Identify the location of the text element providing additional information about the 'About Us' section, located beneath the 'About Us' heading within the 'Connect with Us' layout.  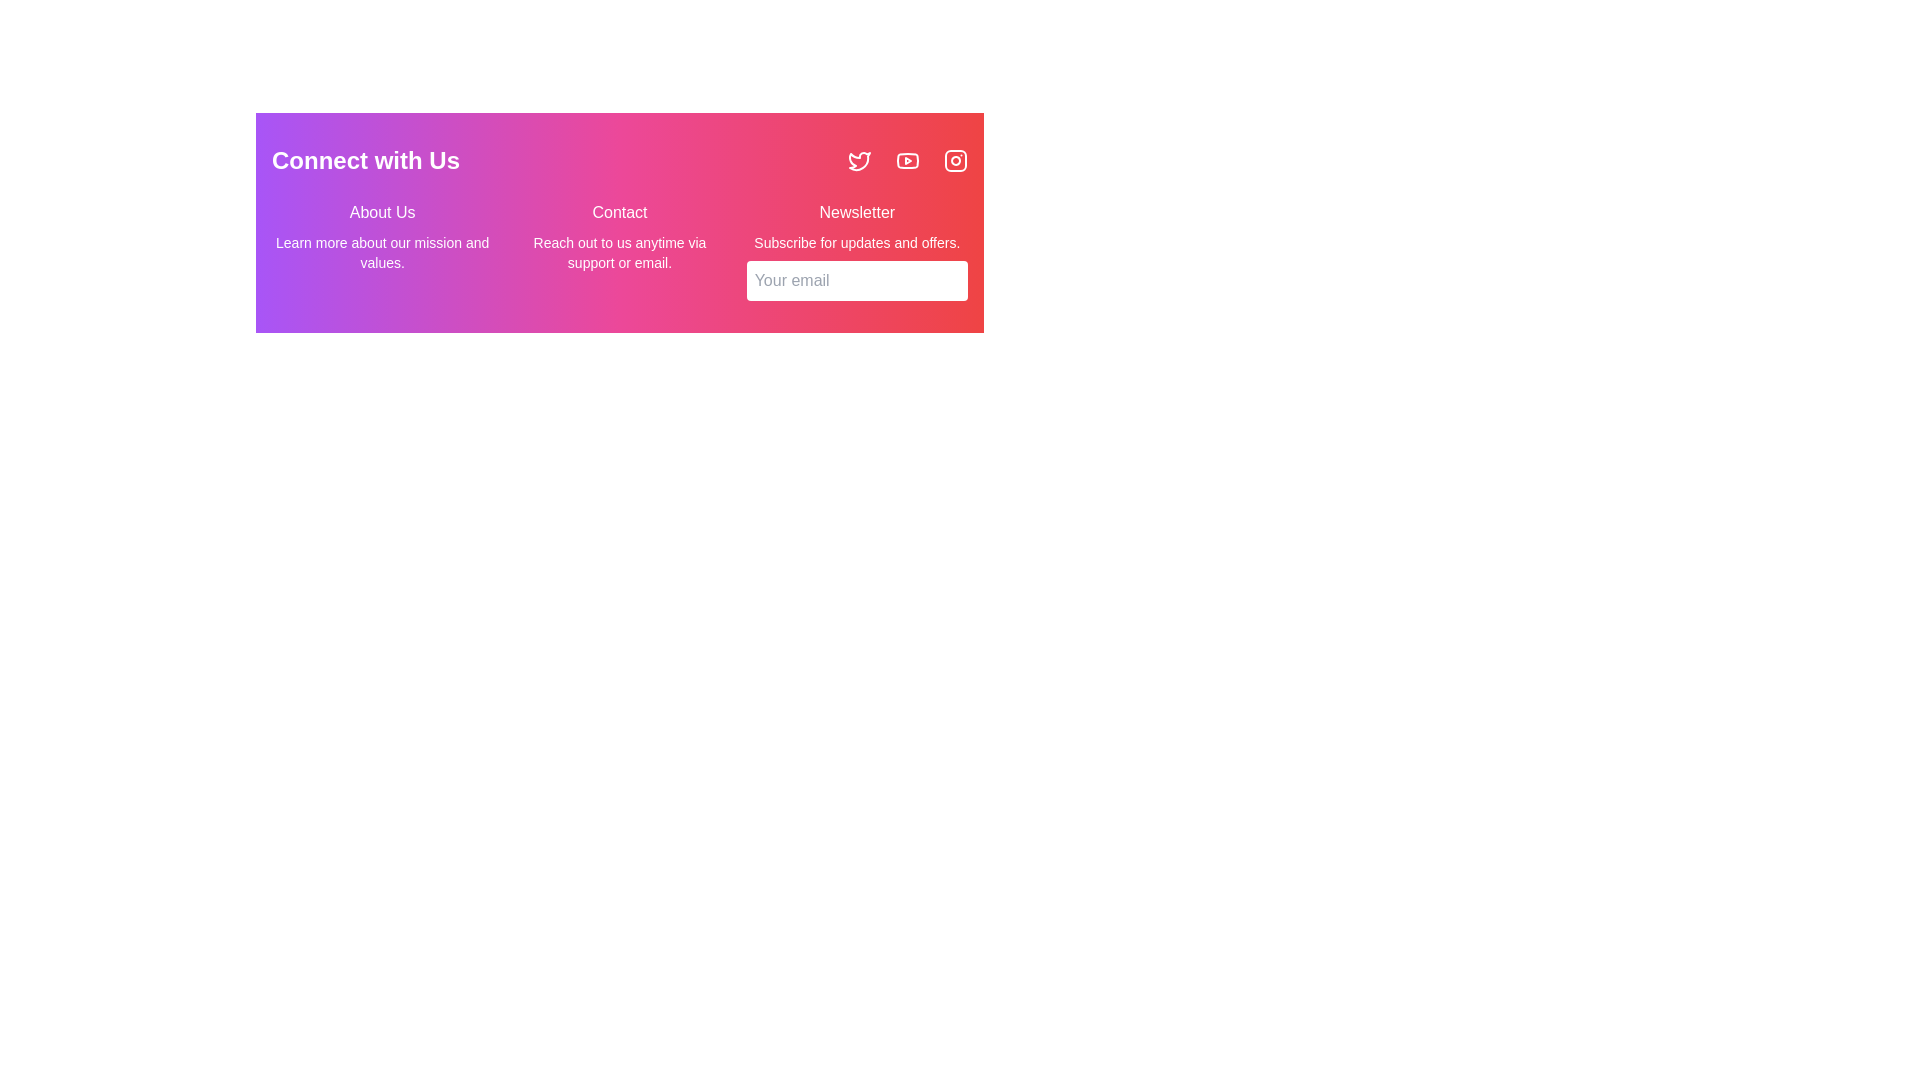
(382, 252).